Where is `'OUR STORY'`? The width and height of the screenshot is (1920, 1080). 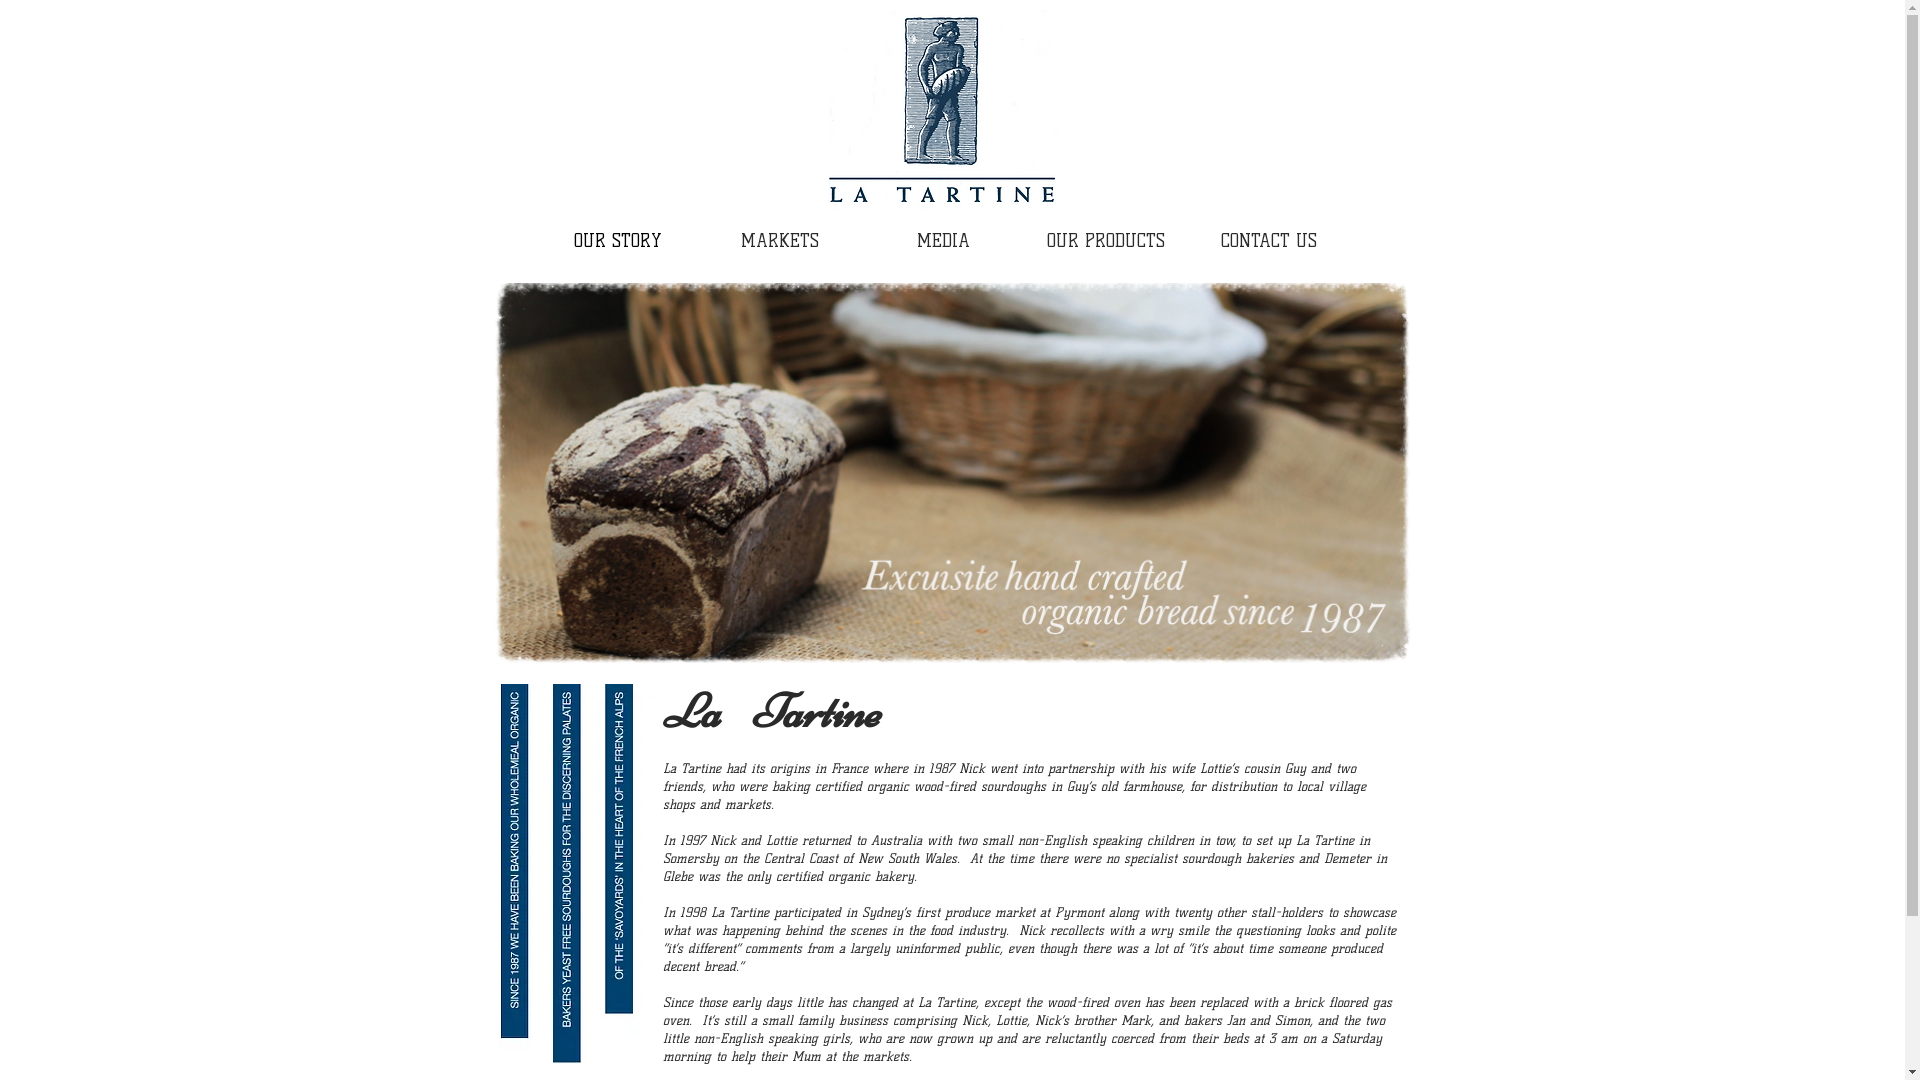 'OUR STORY' is located at coordinates (616, 240).